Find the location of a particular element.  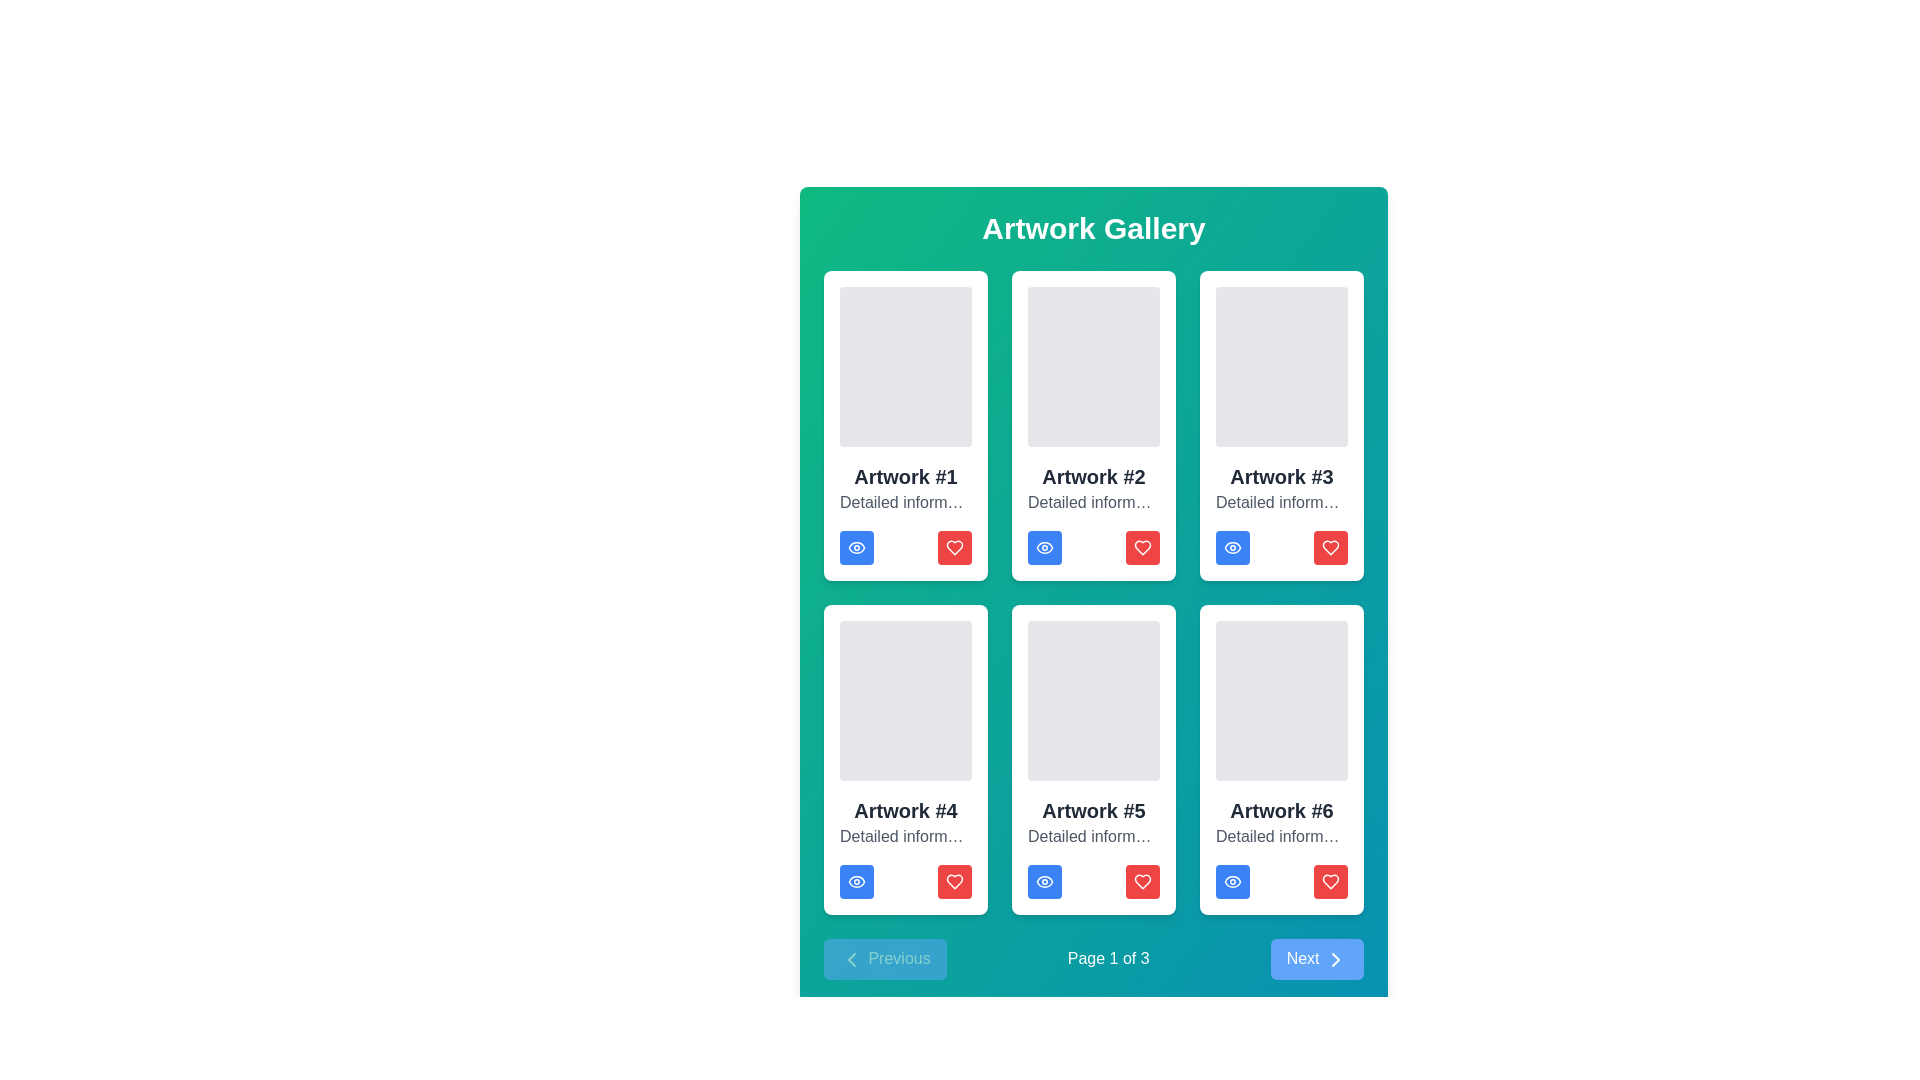

the blue button with a white eye icon located in the third card of the first row is located at coordinates (1232, 547).